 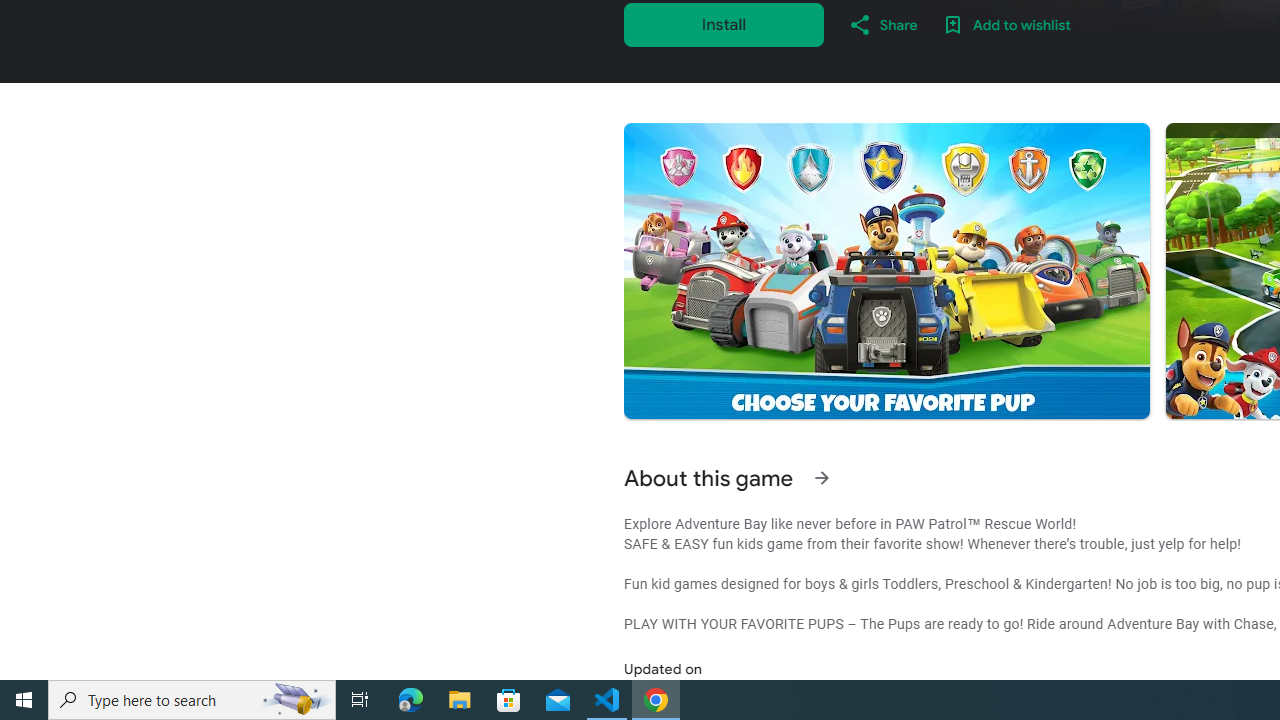 What do you see at coordinates (722, 24) in the screenshot?
I see `'Install'` at bounding box center [722, 24].